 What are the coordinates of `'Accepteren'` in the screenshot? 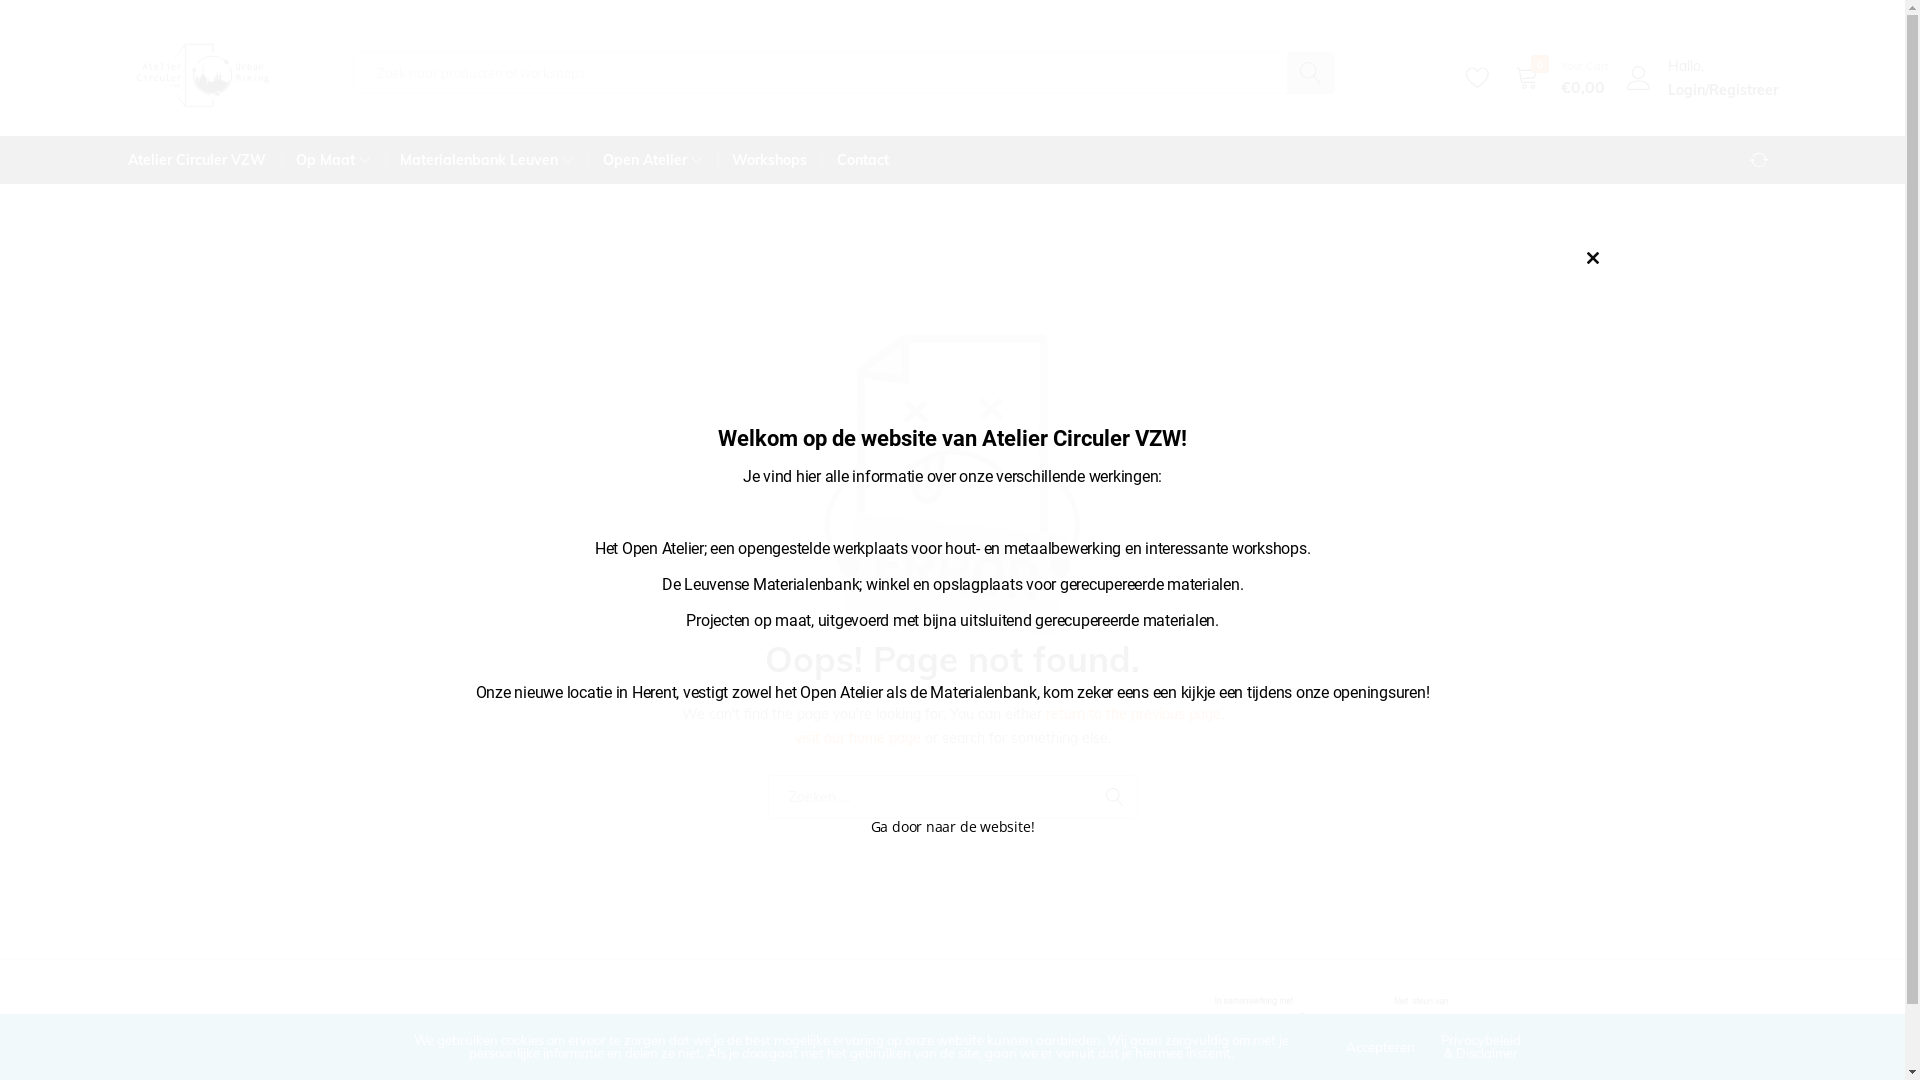 It's located at (1379, 1044).